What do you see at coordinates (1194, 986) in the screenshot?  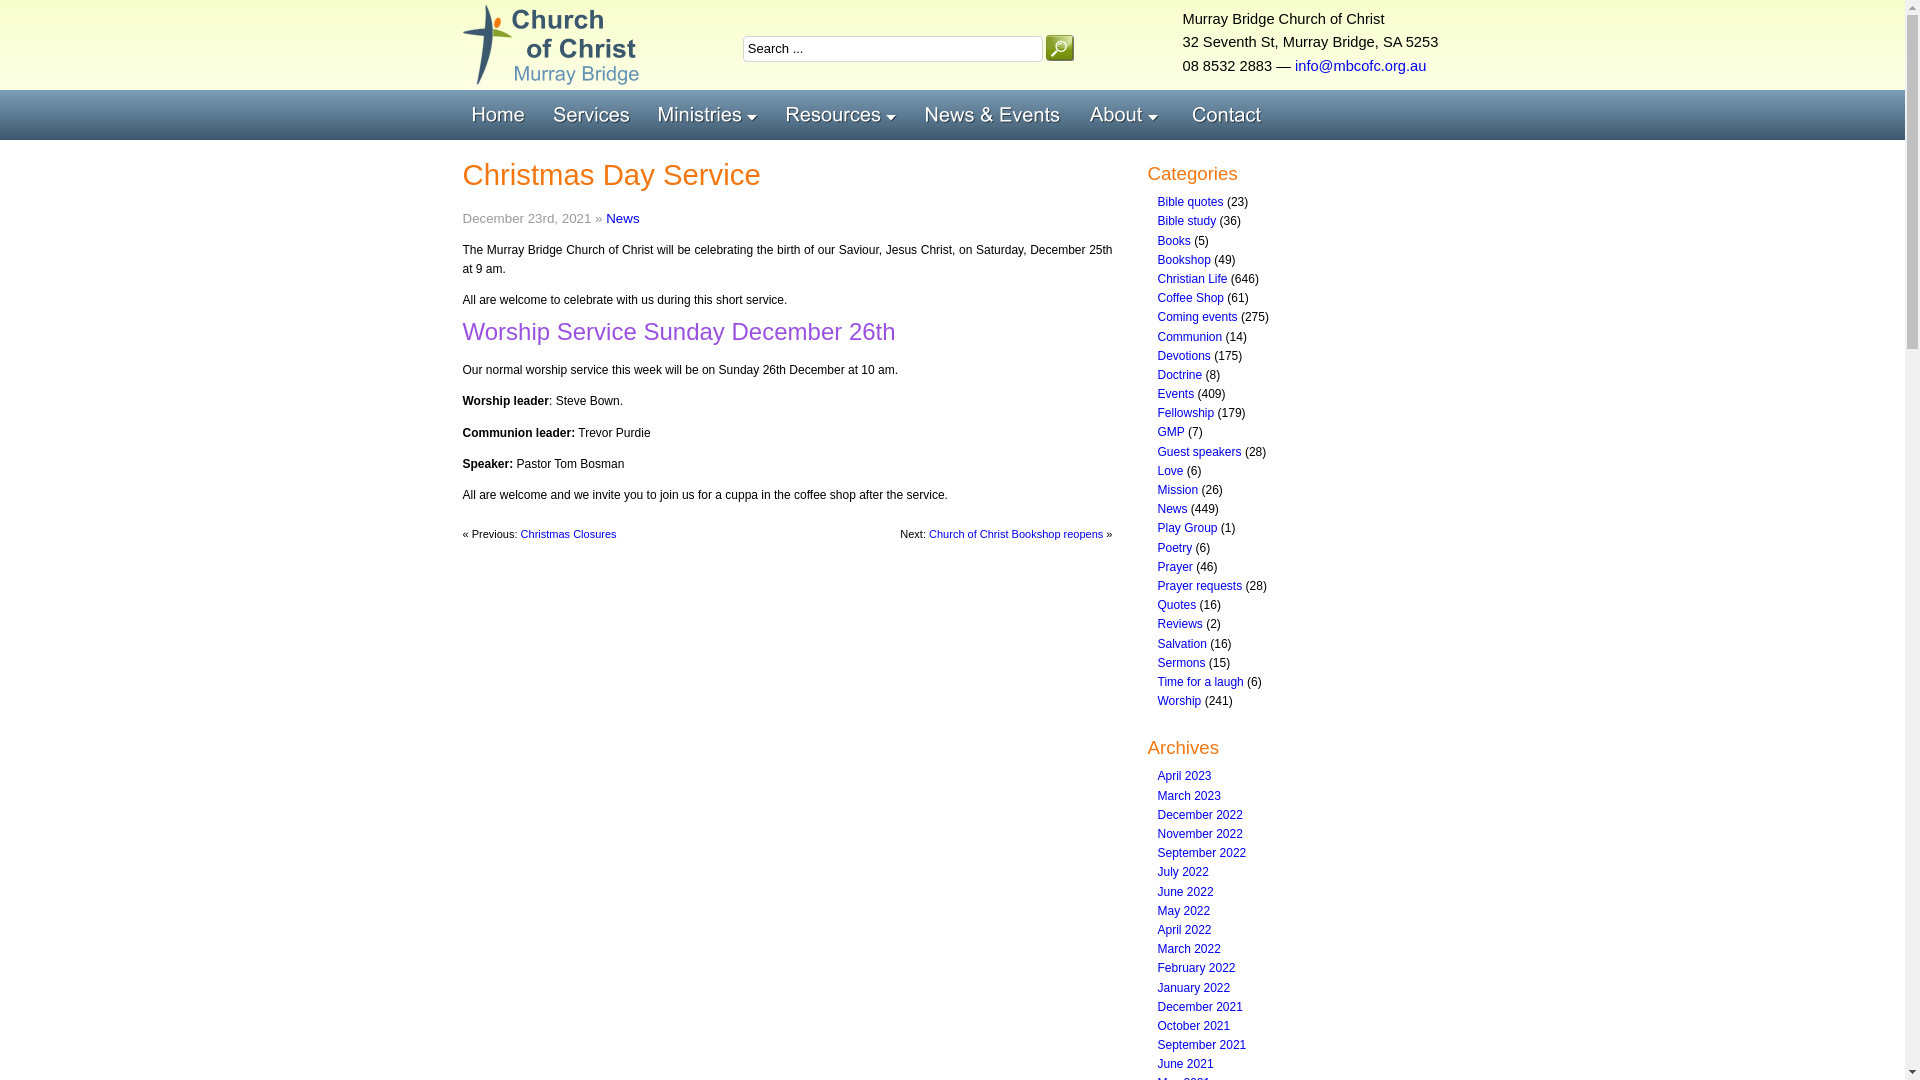 I see `'January 2022'` at bounding box center [1194, 986].